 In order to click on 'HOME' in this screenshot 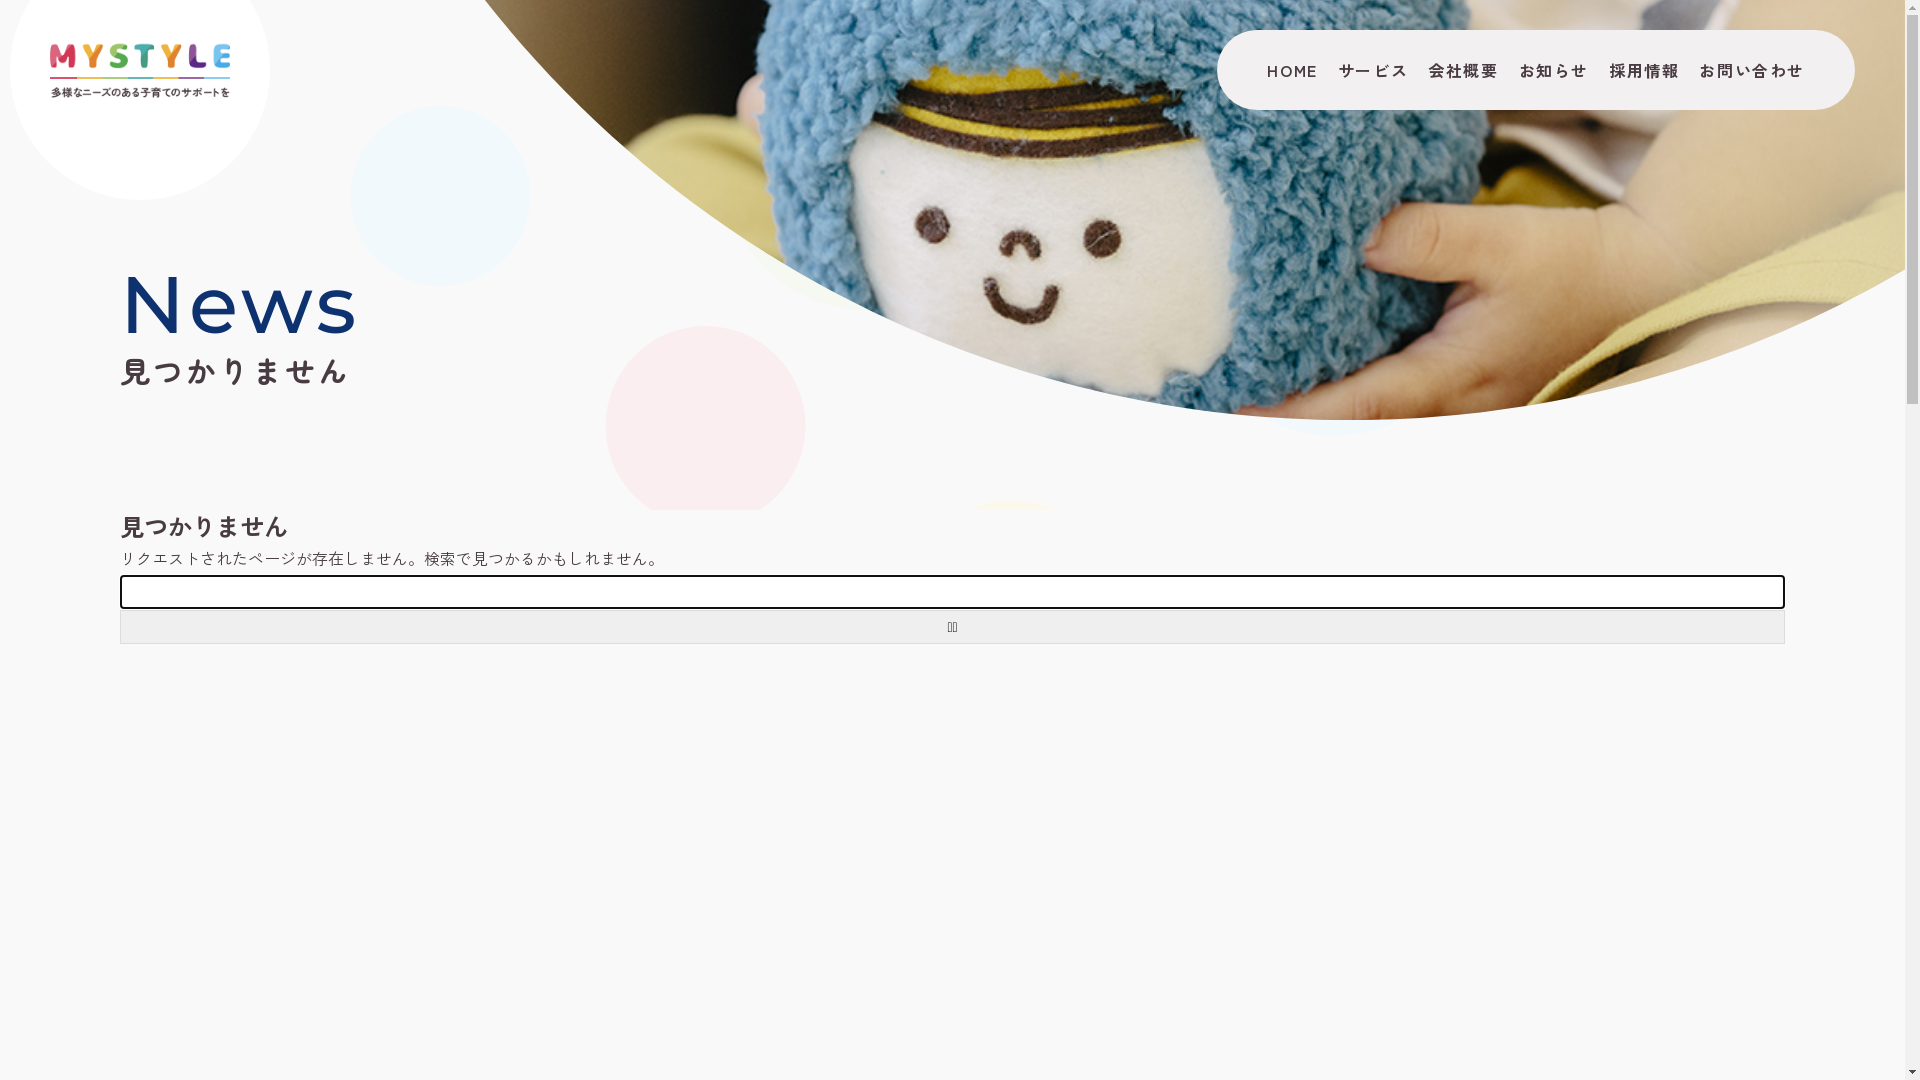, I will do `click(1256, 68)`.